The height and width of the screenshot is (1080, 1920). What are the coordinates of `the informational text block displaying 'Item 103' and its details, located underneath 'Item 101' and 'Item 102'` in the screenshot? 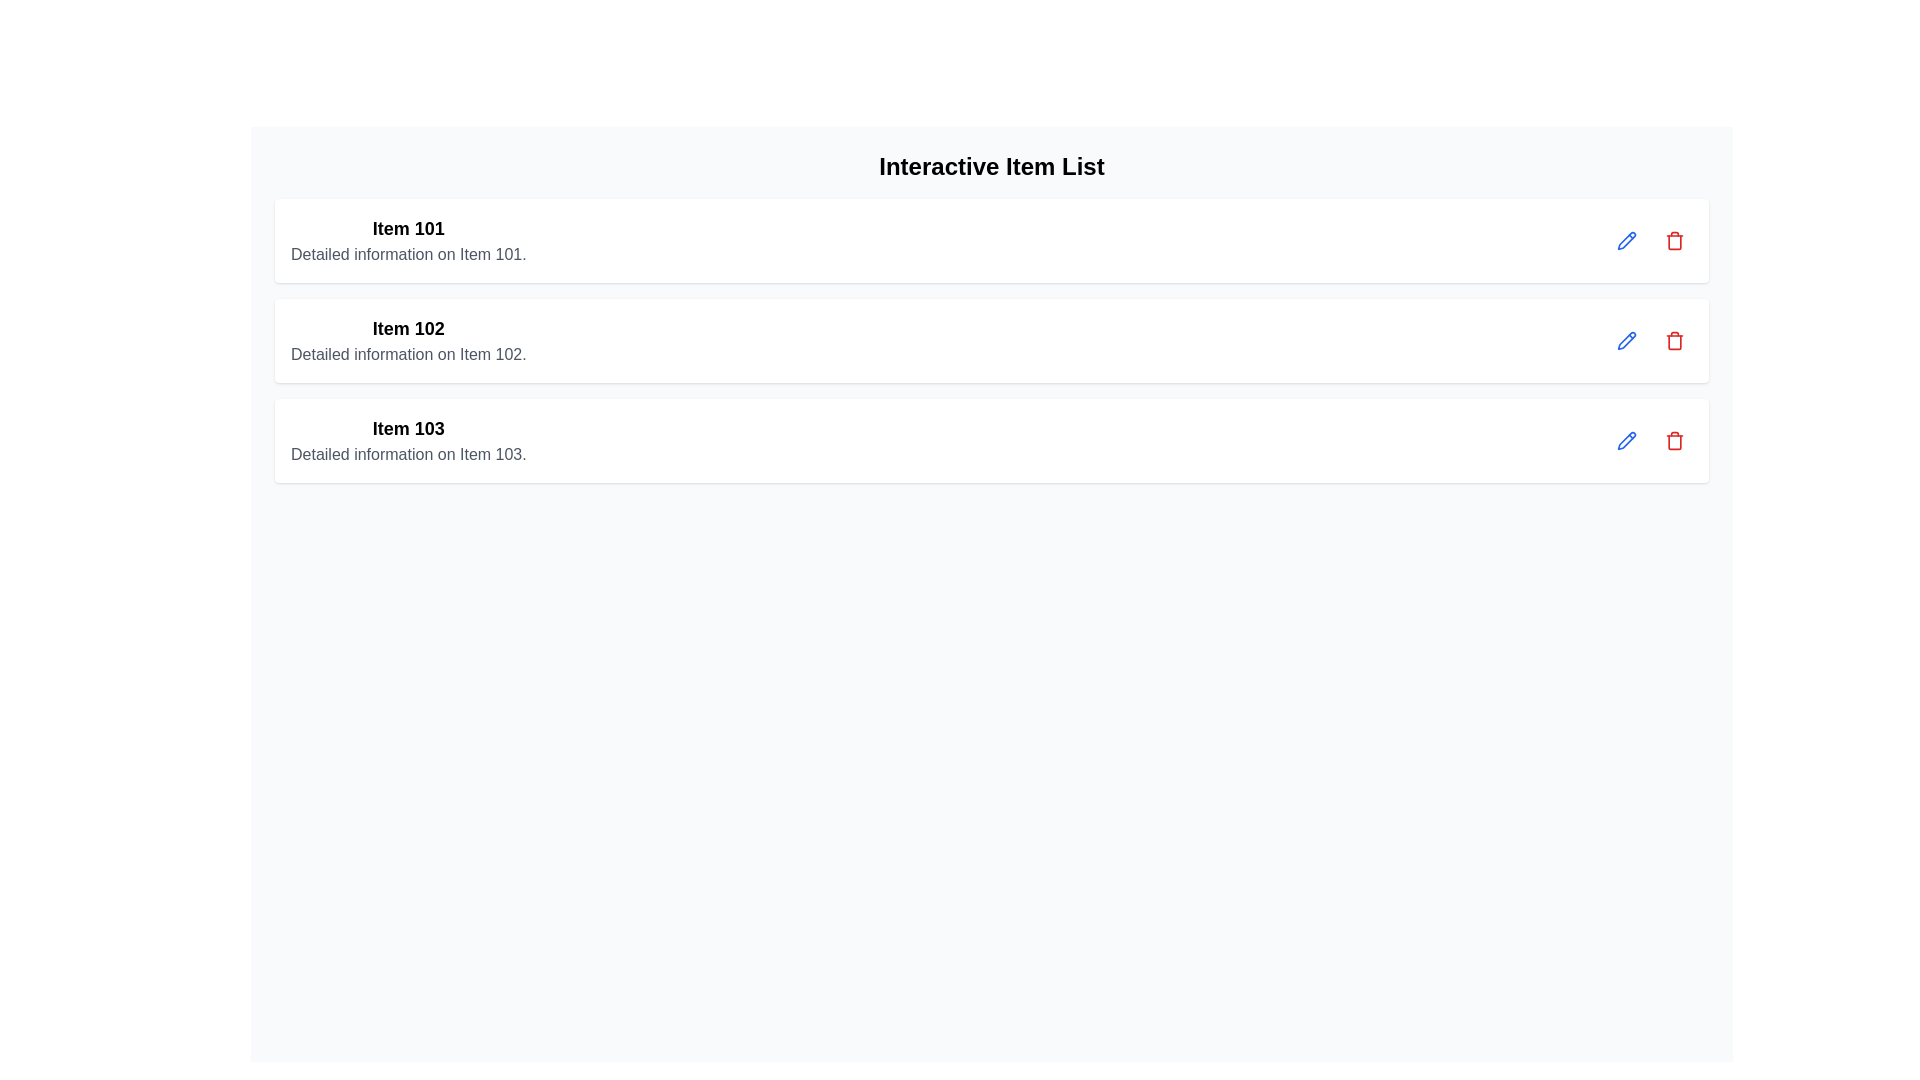 It's located at (407, 439).